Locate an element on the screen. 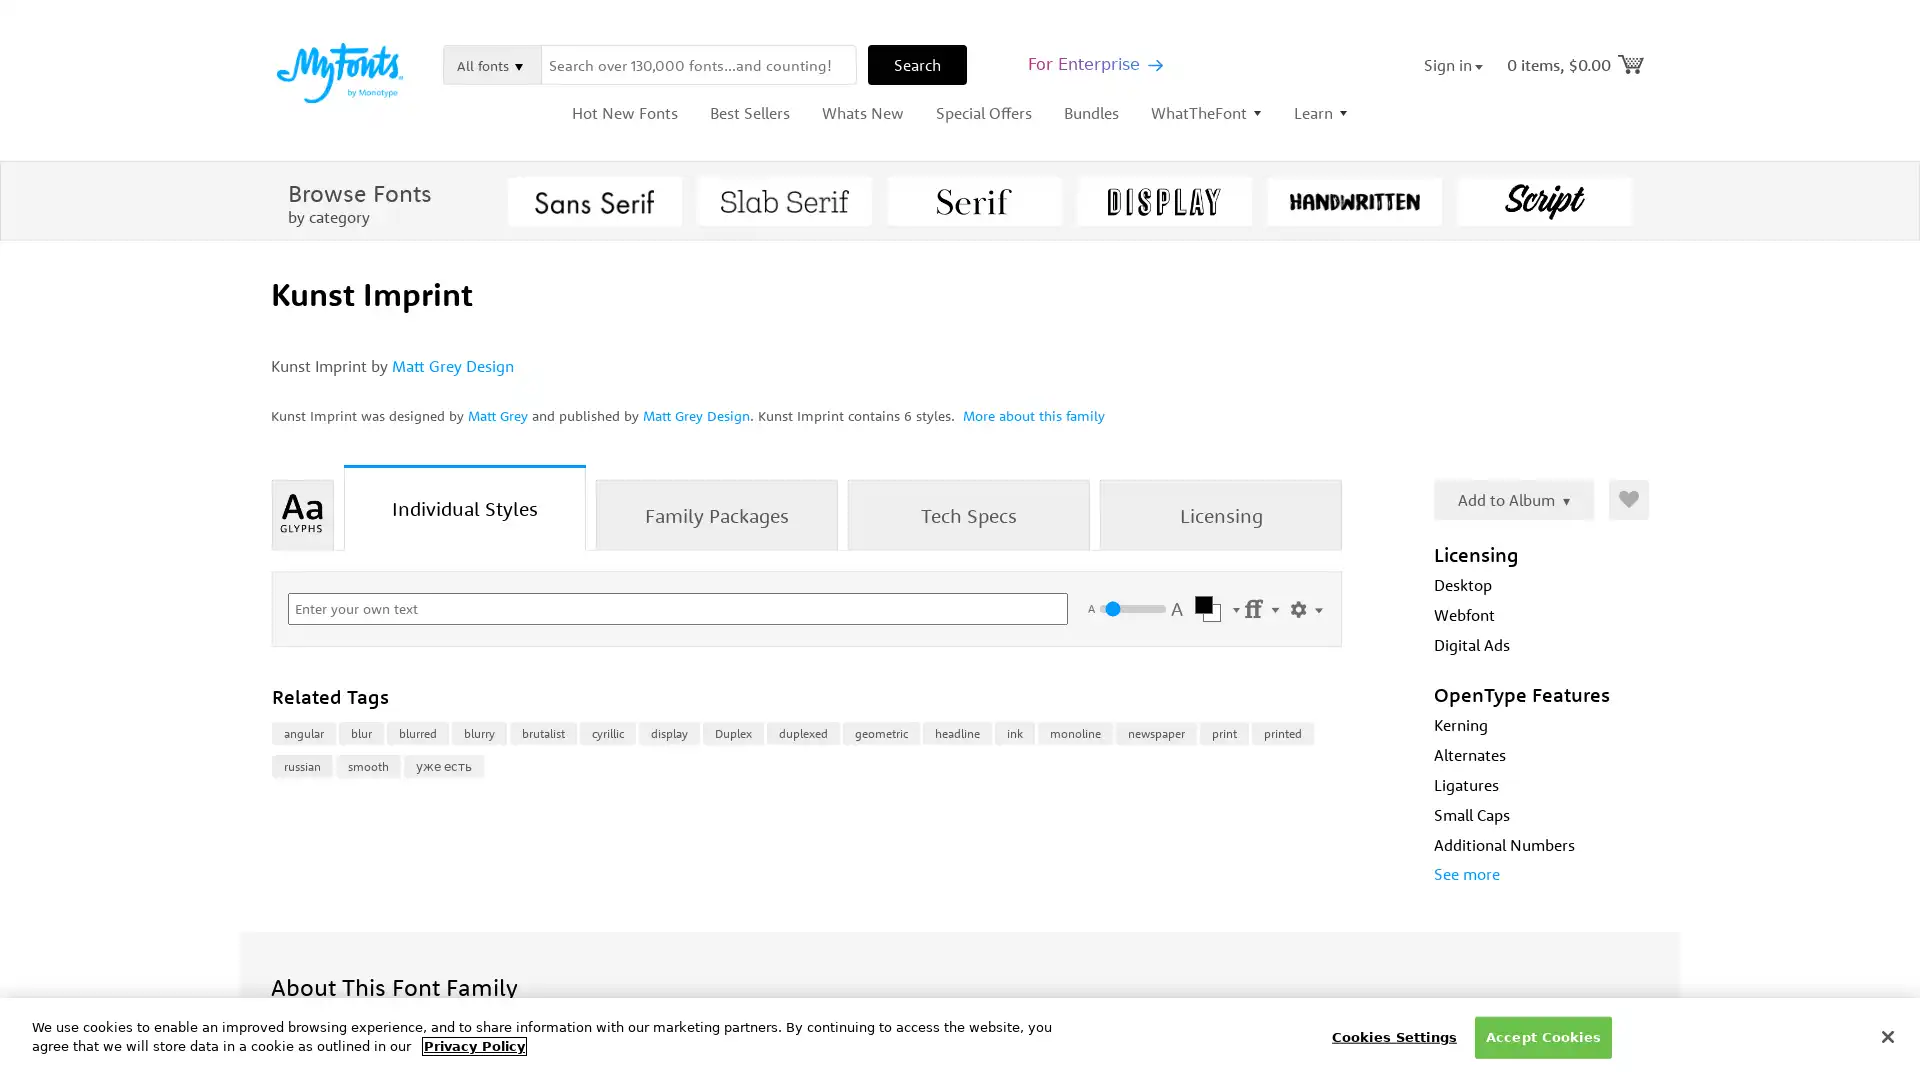 The width and height of the screenshot is (1920, 1080). Buying Choices is located at coordinates (1263, 946).